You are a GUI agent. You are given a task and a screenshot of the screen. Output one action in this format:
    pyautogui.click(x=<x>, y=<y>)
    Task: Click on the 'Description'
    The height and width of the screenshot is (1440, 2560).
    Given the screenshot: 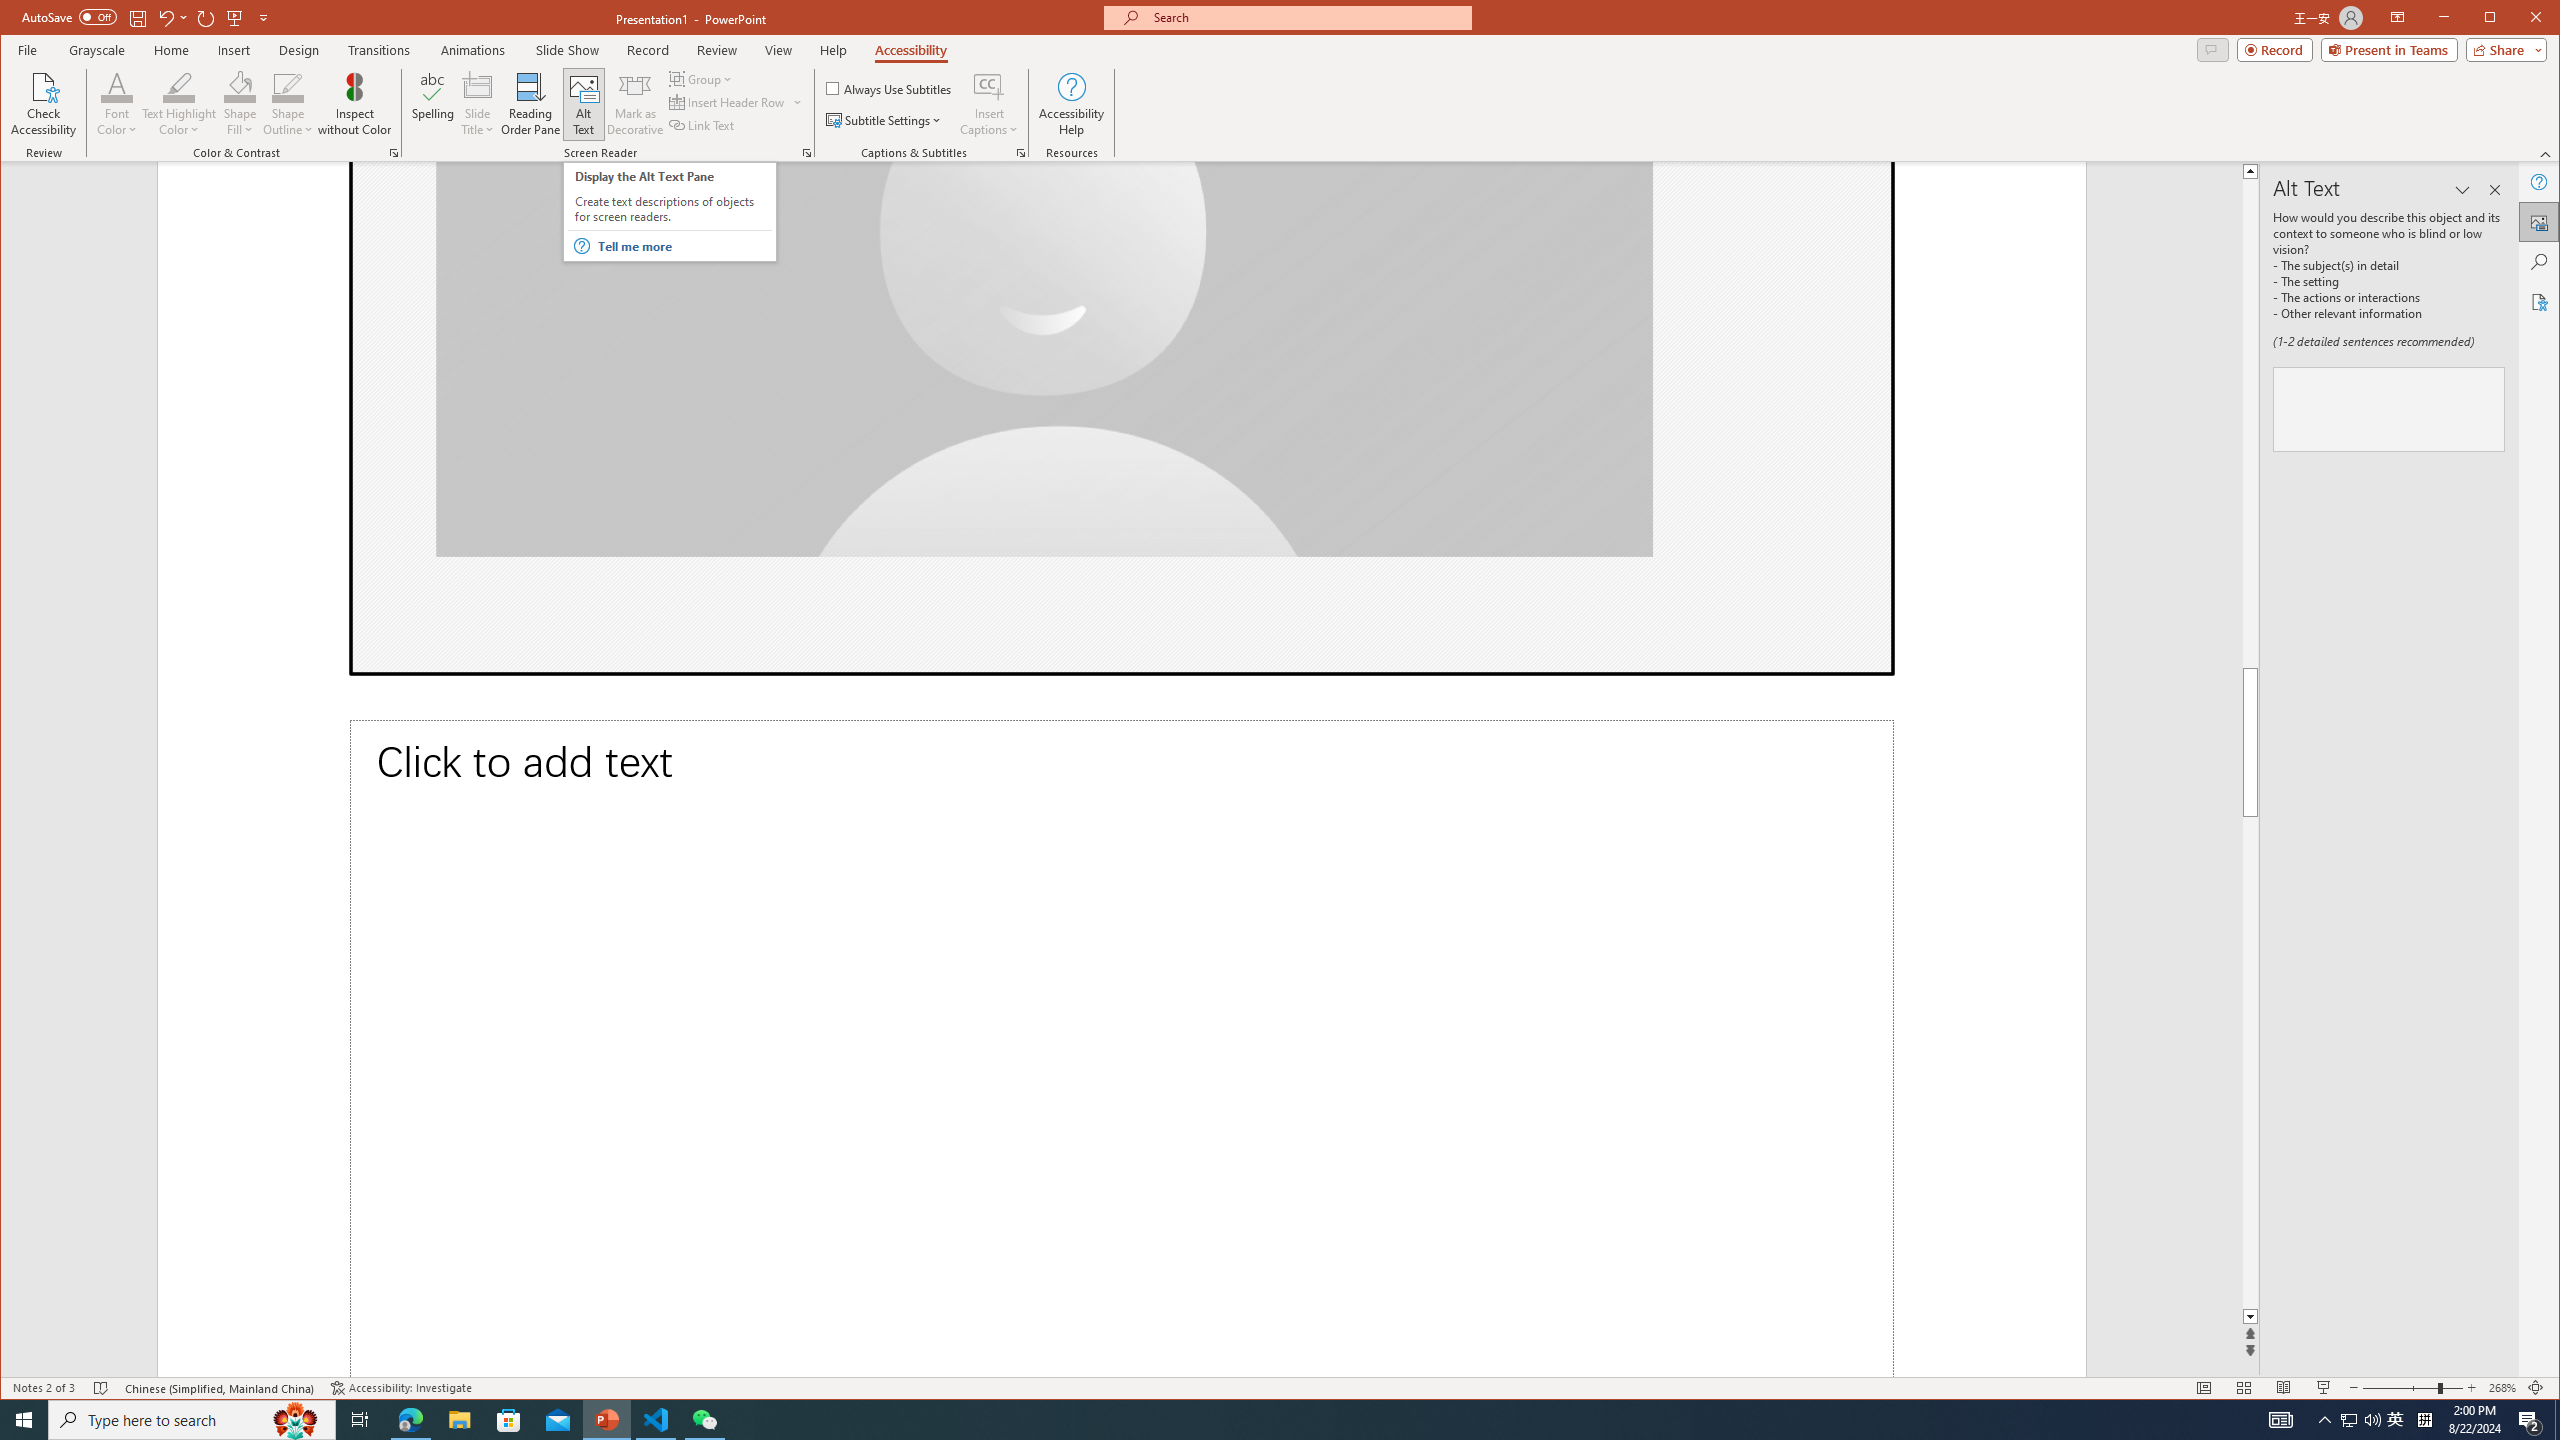 What is the action you would take?
    pyautogui.click(x=2388, y=409)
    